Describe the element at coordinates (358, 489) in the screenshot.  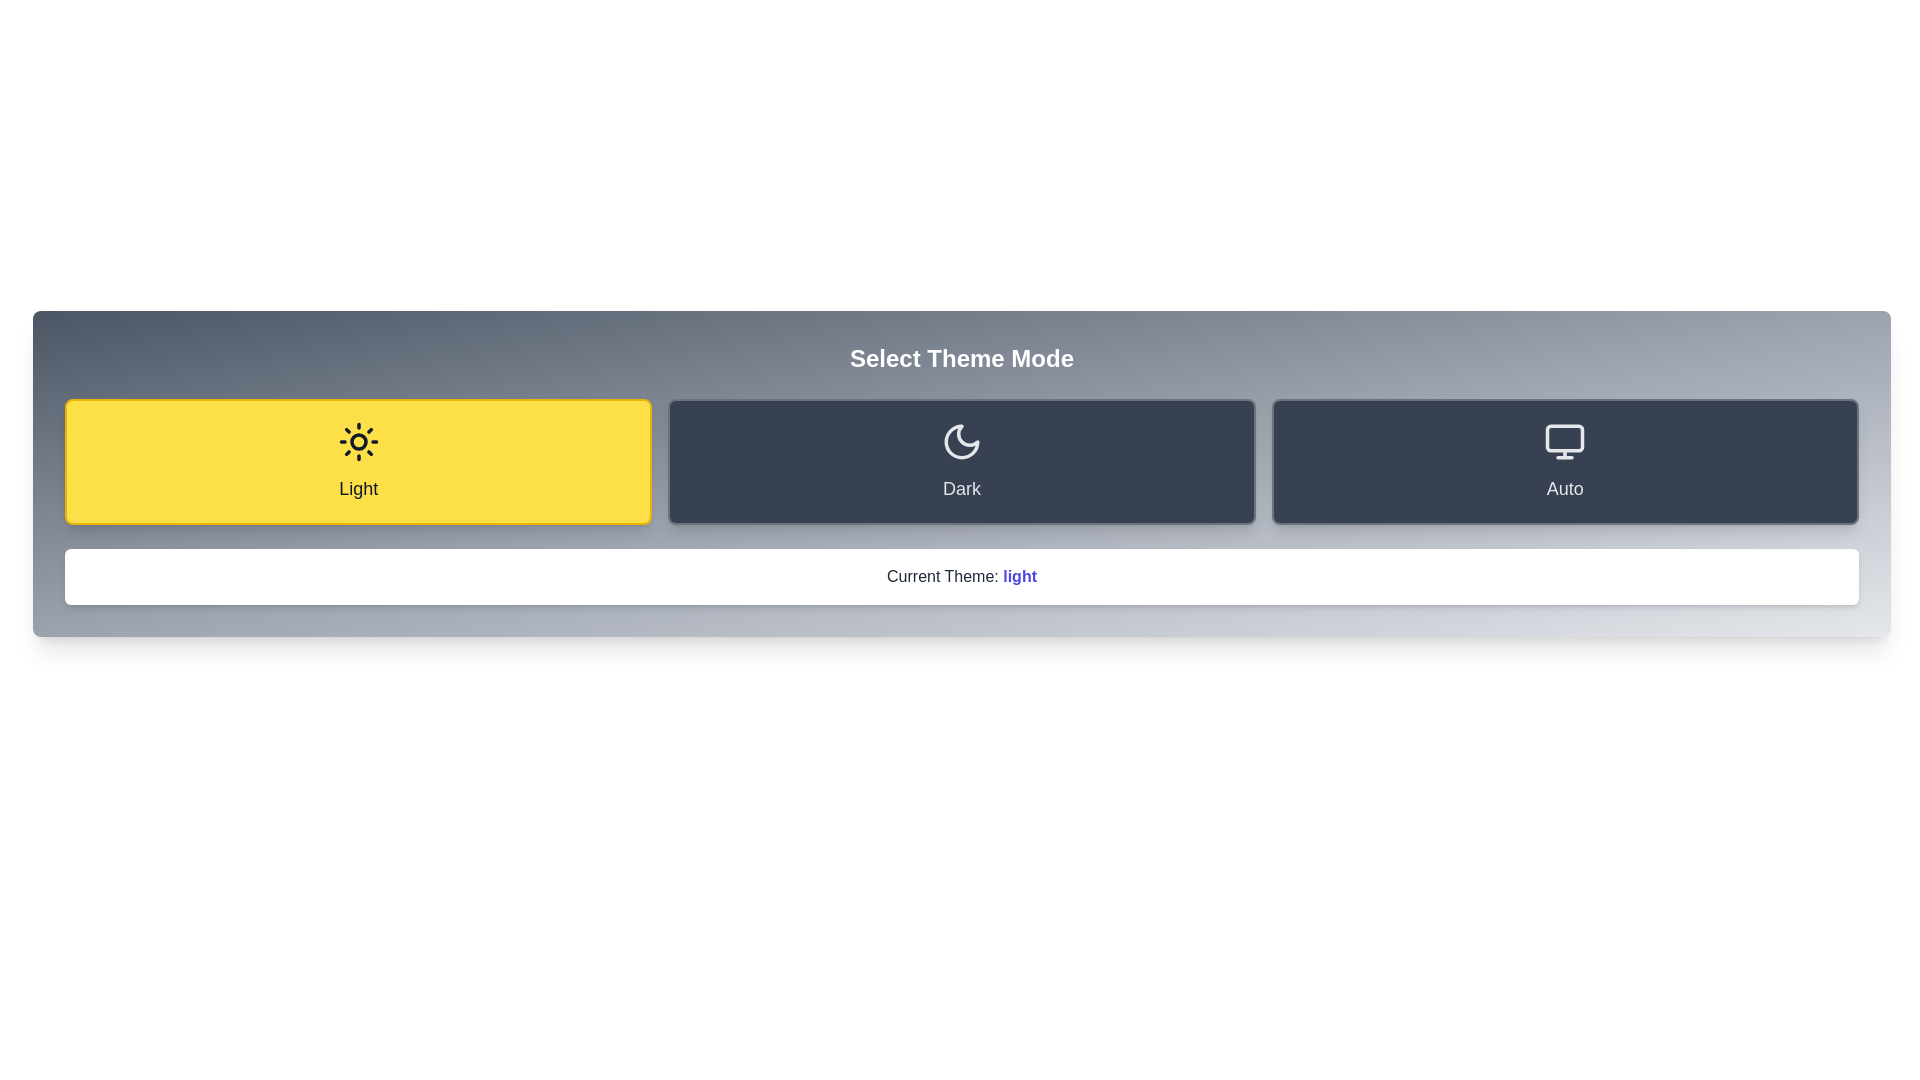
I see `the Text Label that describes the 'Light' theme, positioned at the bottom center of the leftmost card beneath a sun icon` at that location.